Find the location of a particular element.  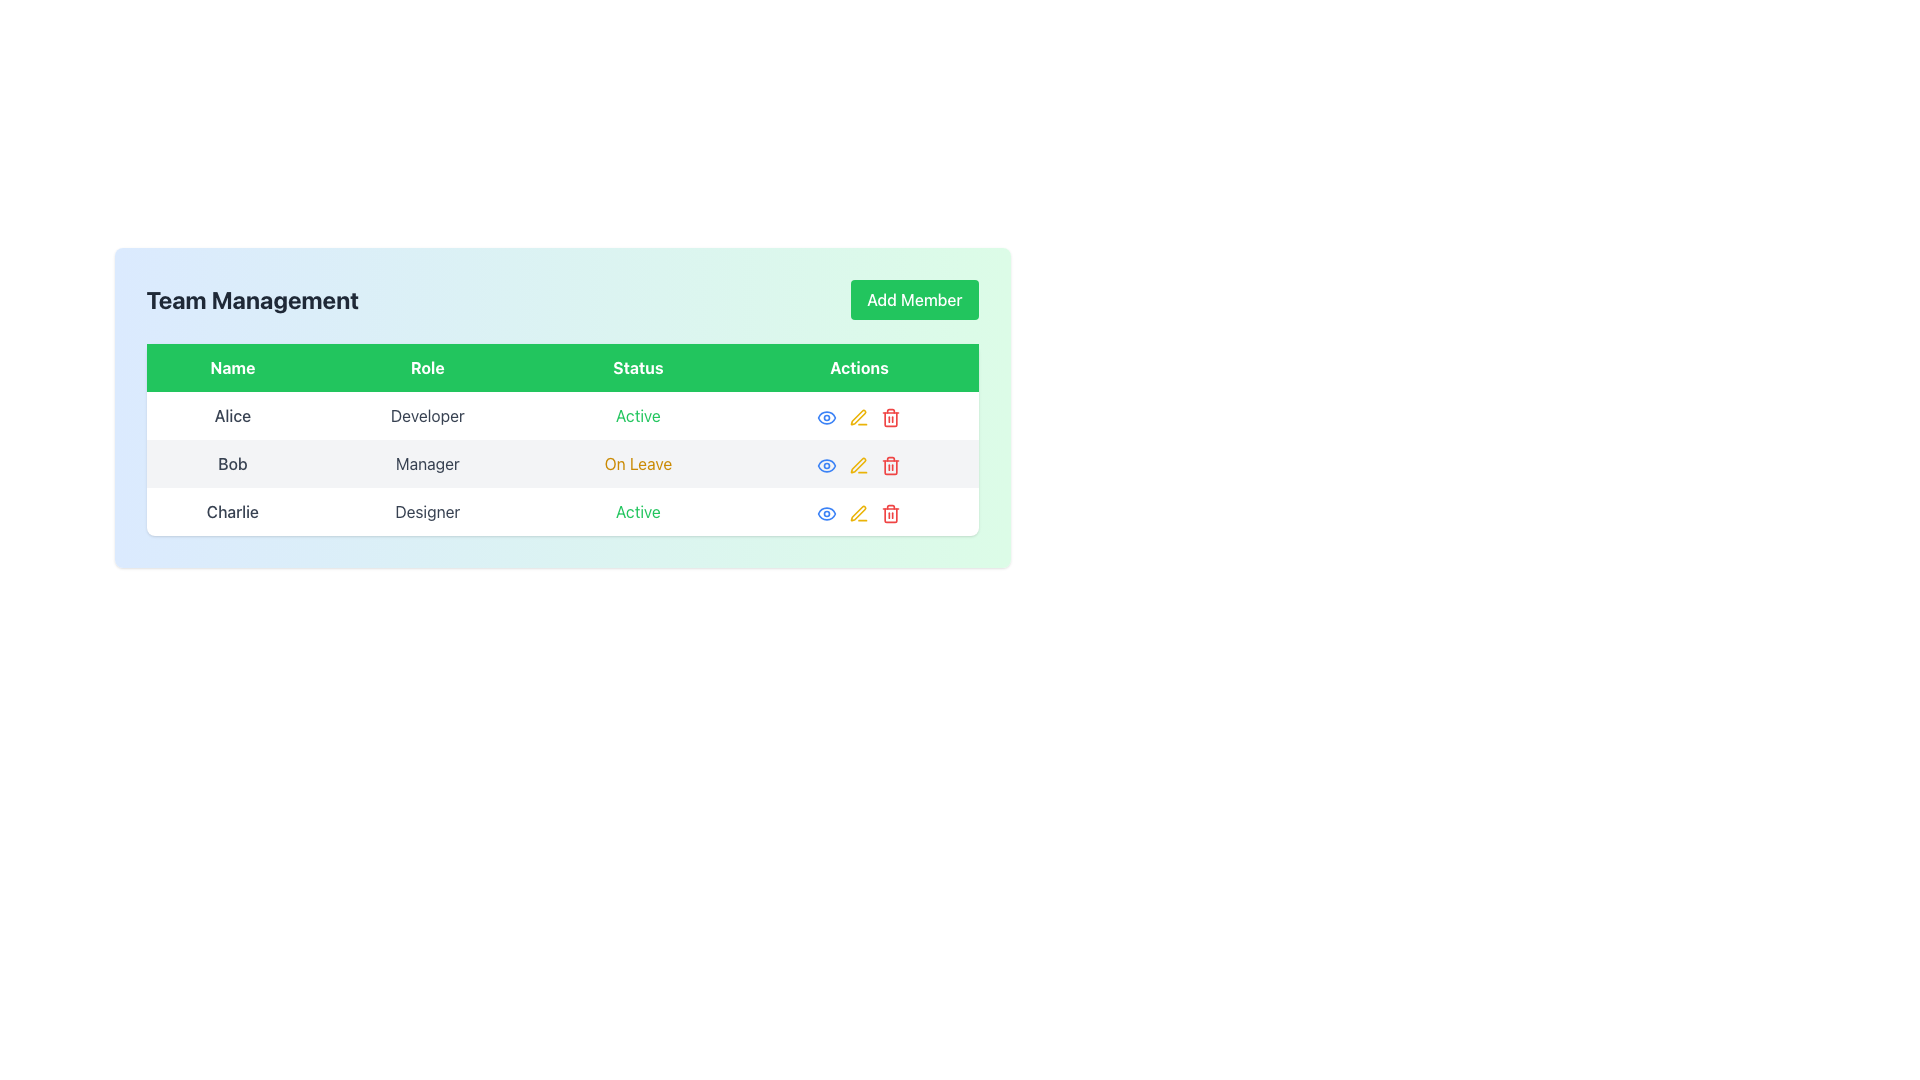

the small yellow pen-shaped icon in the 'Actions' column of the row corresponding to 'Bob' is located at coordinates (859, 465).